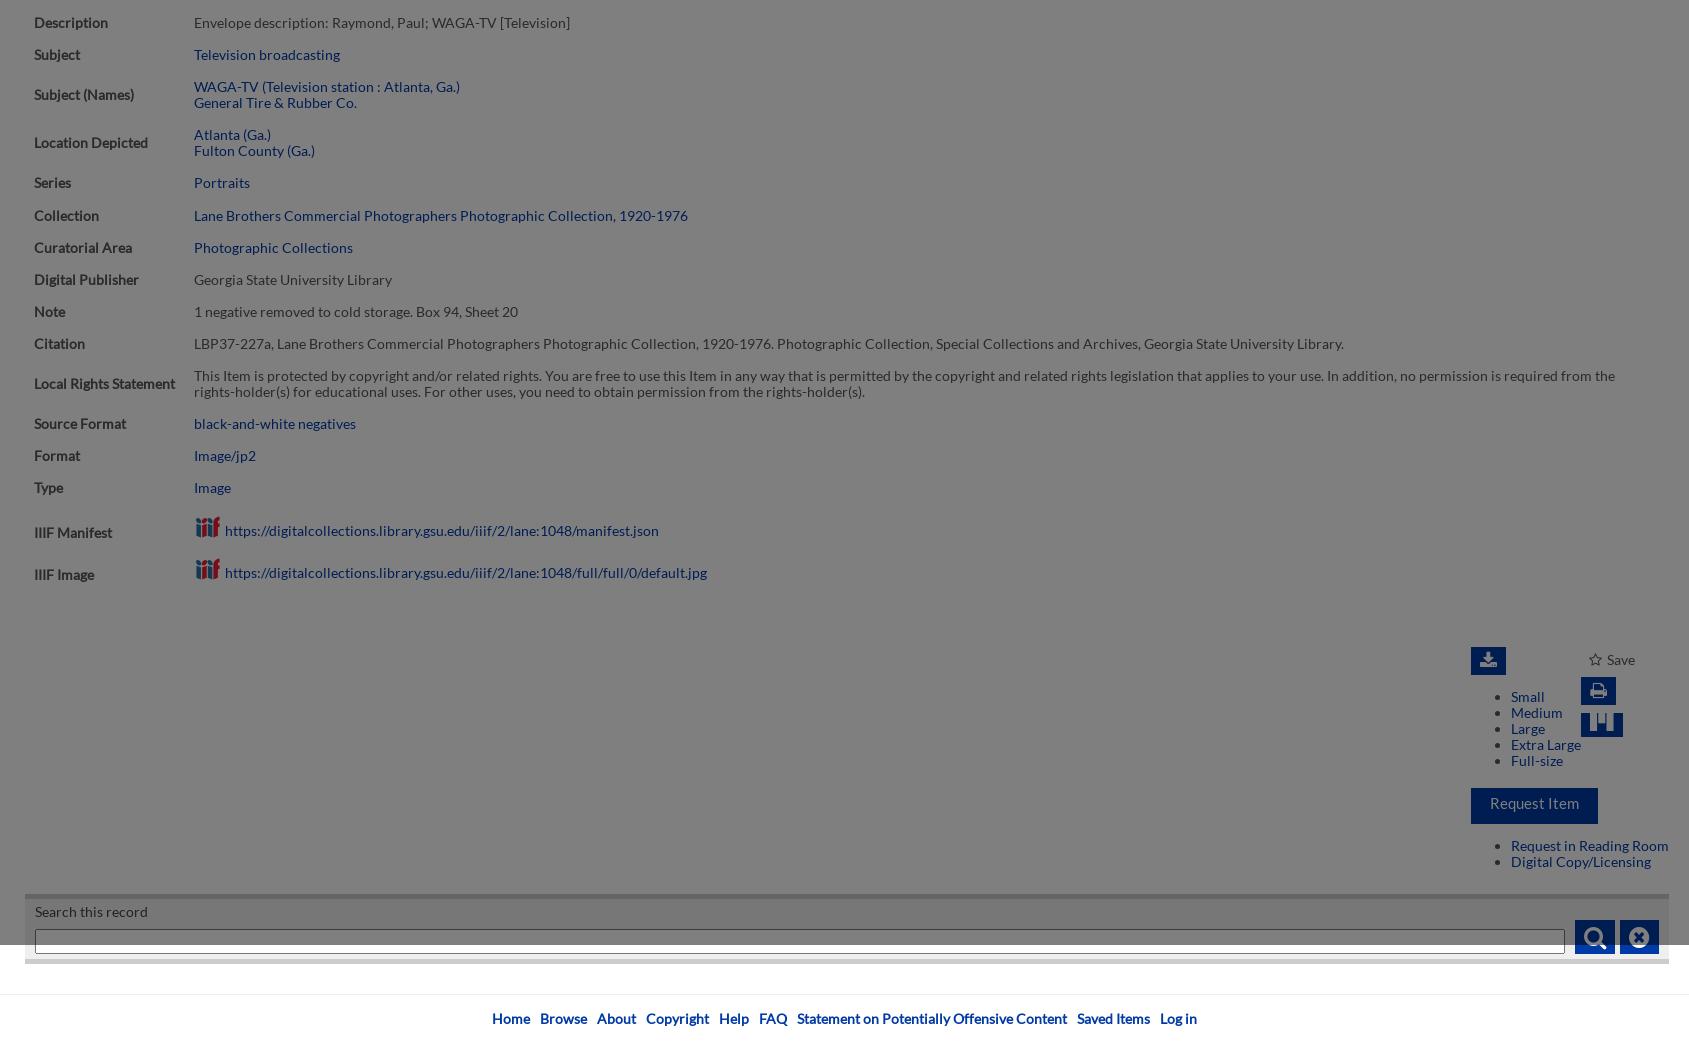 Image resolution: width=1689 pixels, height=1055 pixels. Describe the element at coordinates (615, 1017) in the screenshot. I see `'About'` at that location.